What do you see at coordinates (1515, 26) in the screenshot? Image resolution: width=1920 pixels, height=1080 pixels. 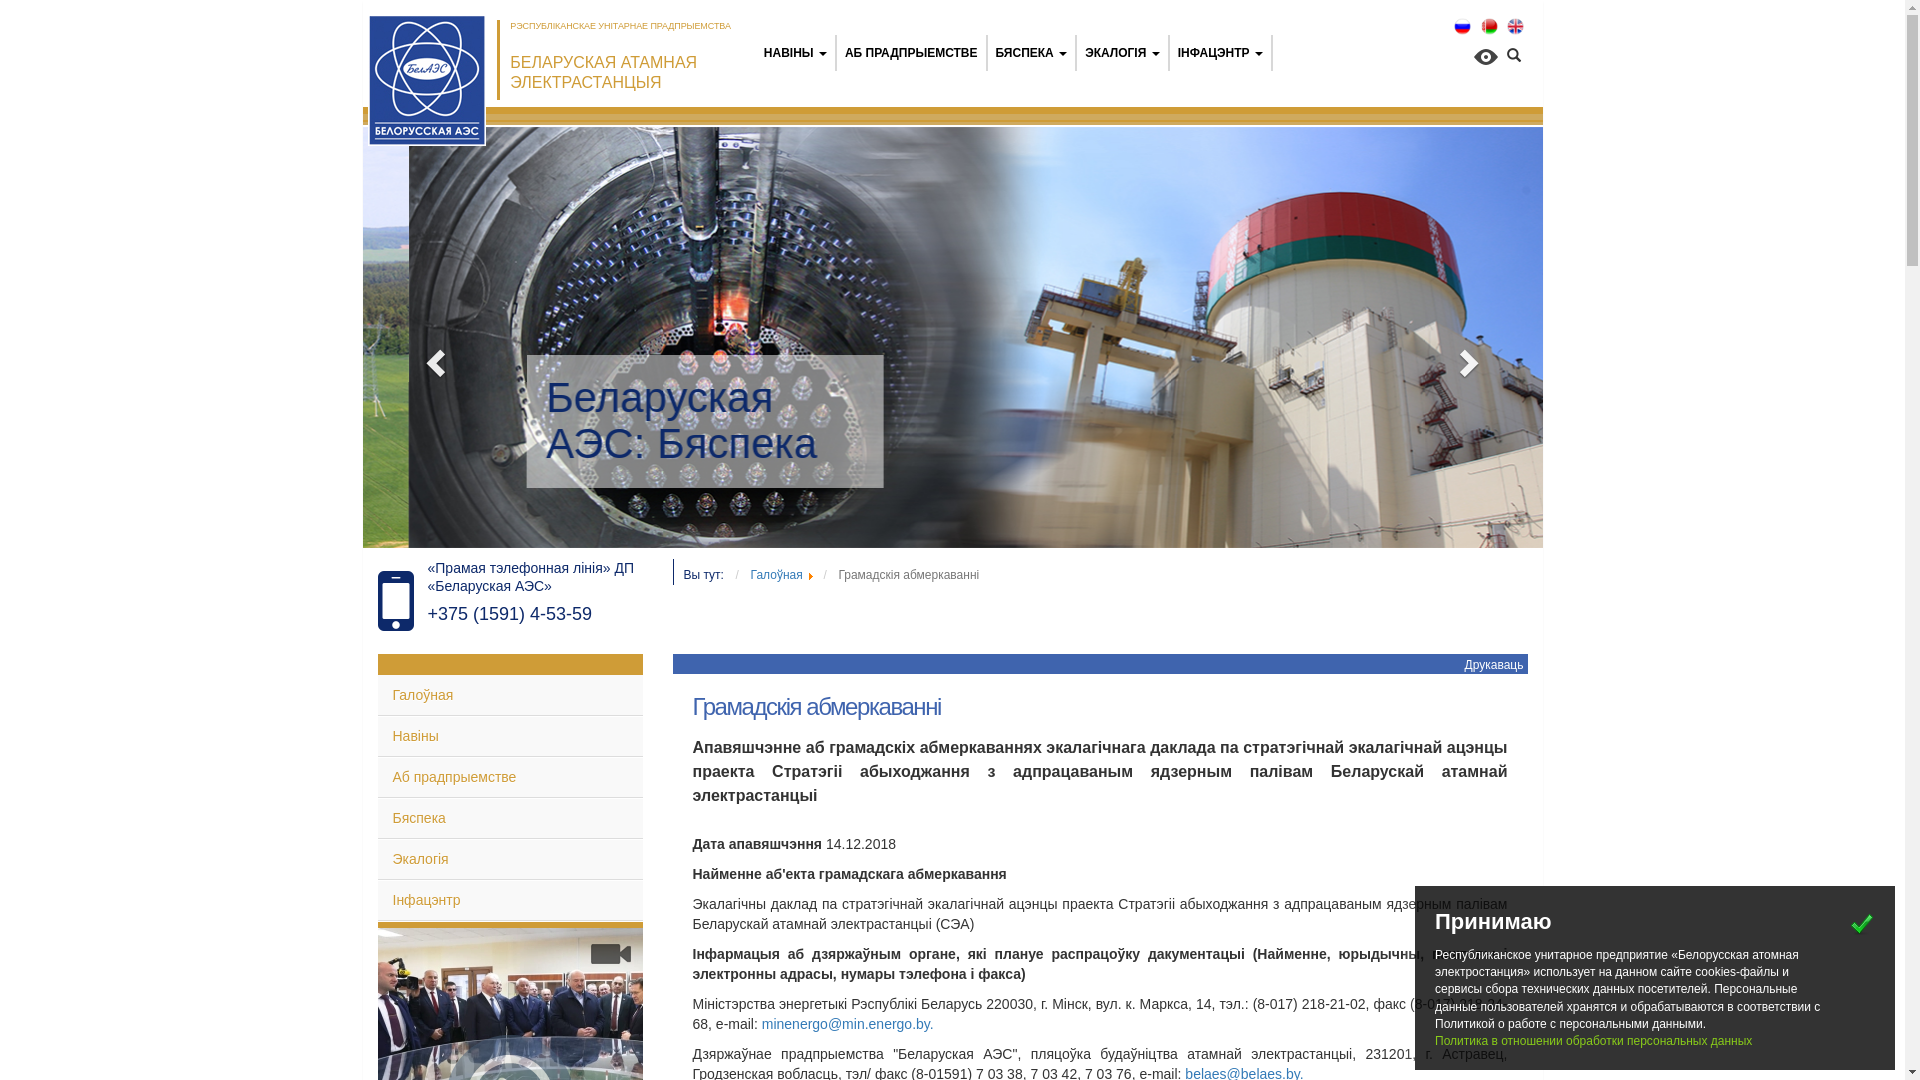 I see `'English (UK)'` at bounding box center [1515, 26].